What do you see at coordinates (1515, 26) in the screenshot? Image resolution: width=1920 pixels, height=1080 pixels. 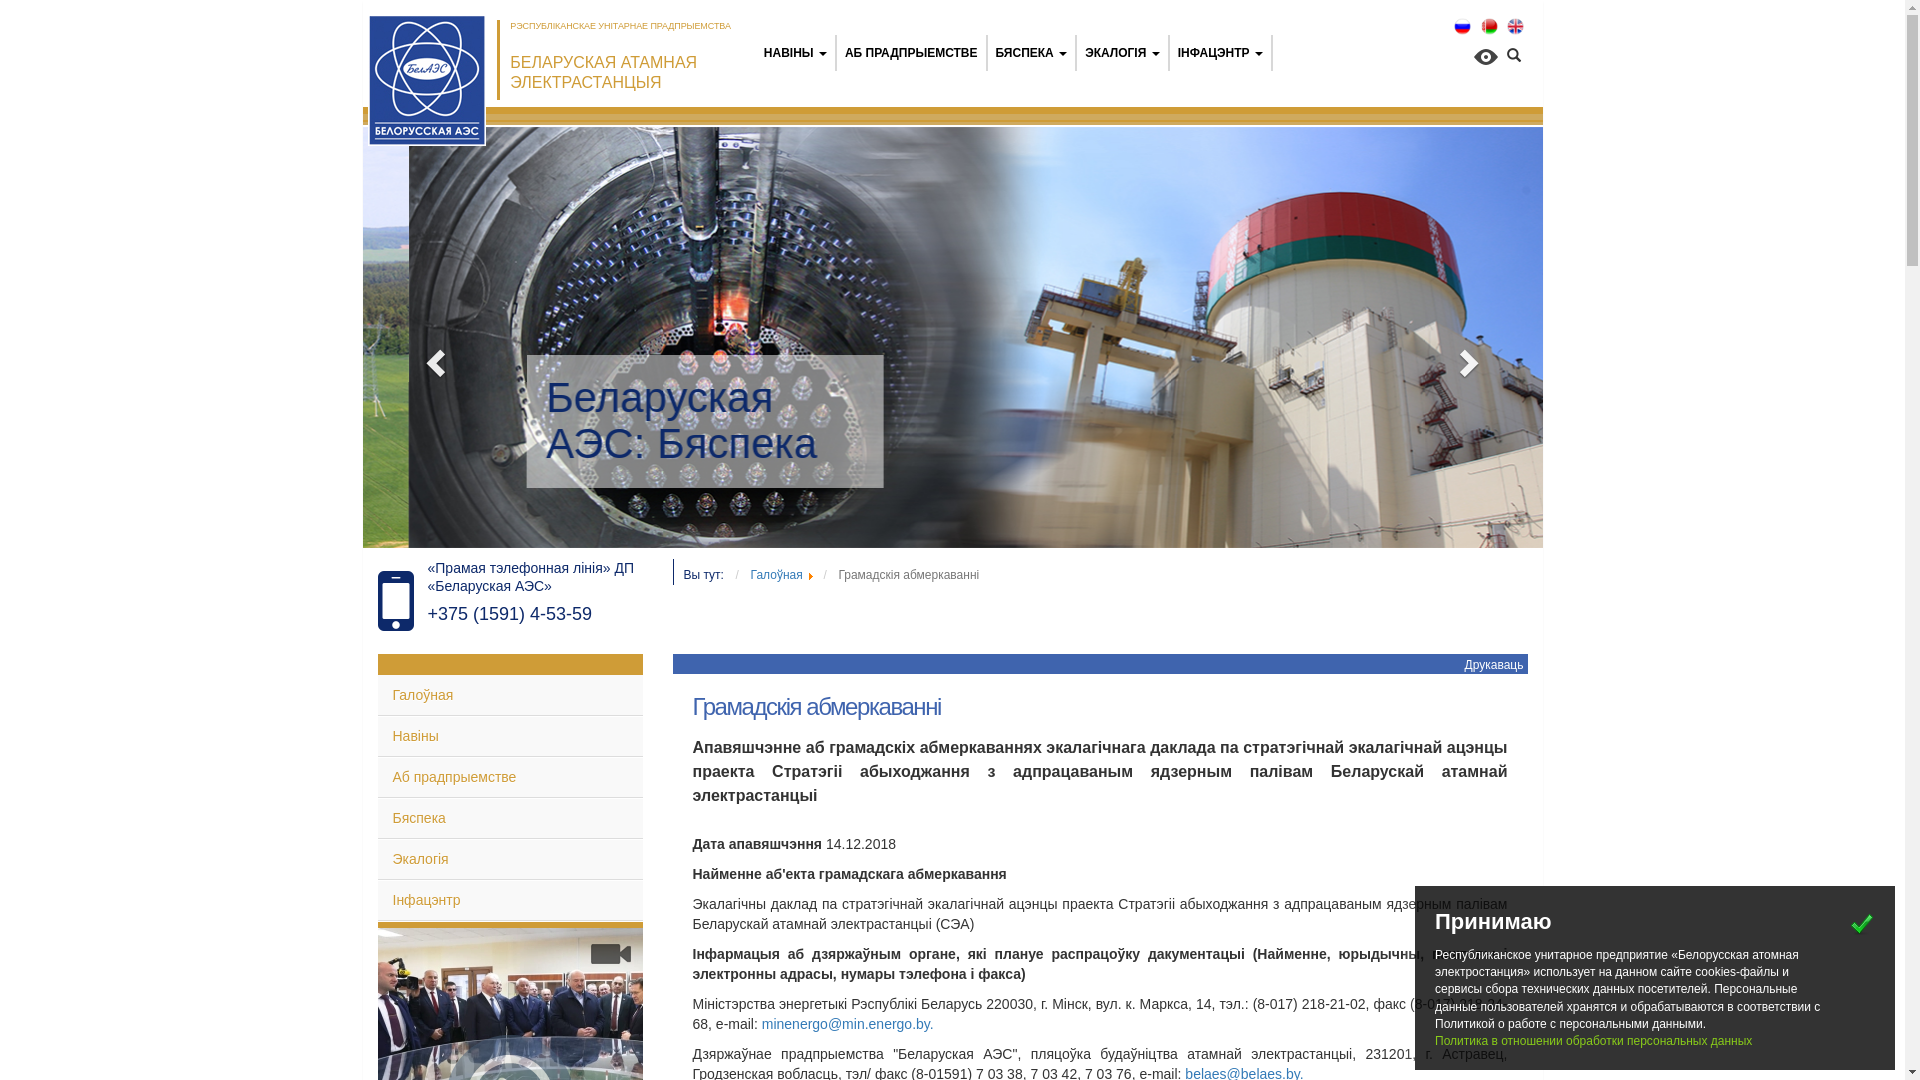 I see `'English (UK)'` at bounding box center [1515, 26].